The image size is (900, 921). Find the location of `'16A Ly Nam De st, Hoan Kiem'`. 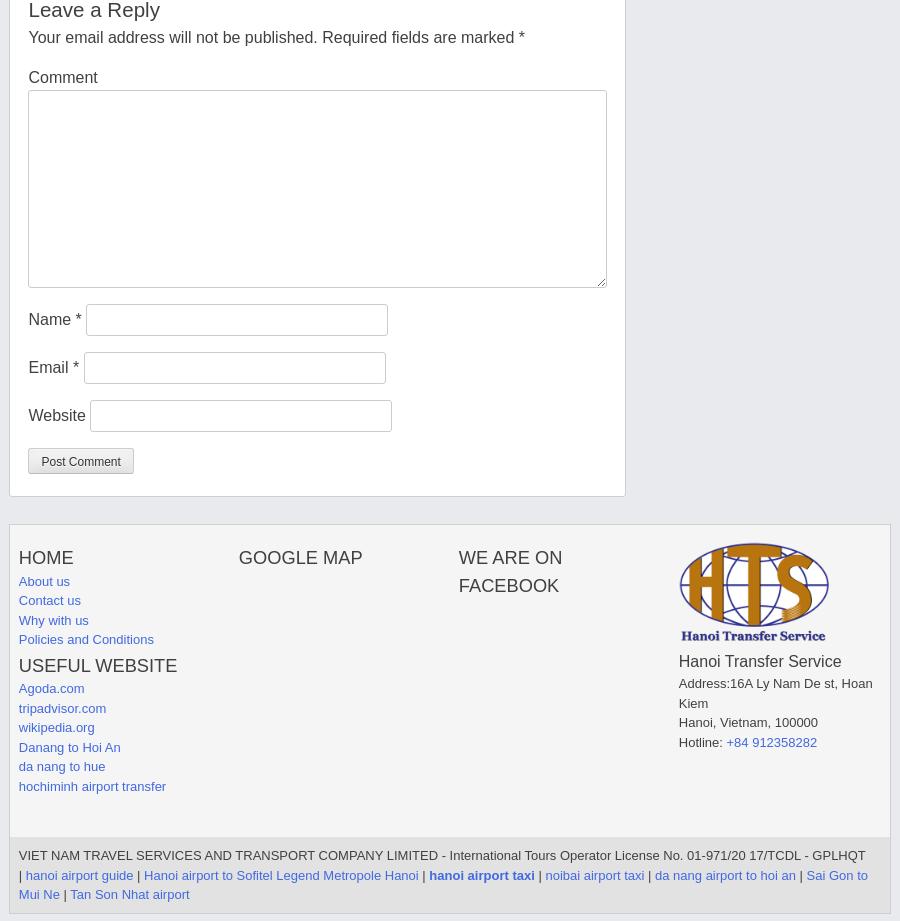

'16A Ly Nam De st, Hoan Kiem' is located at coordinates (773, 692).